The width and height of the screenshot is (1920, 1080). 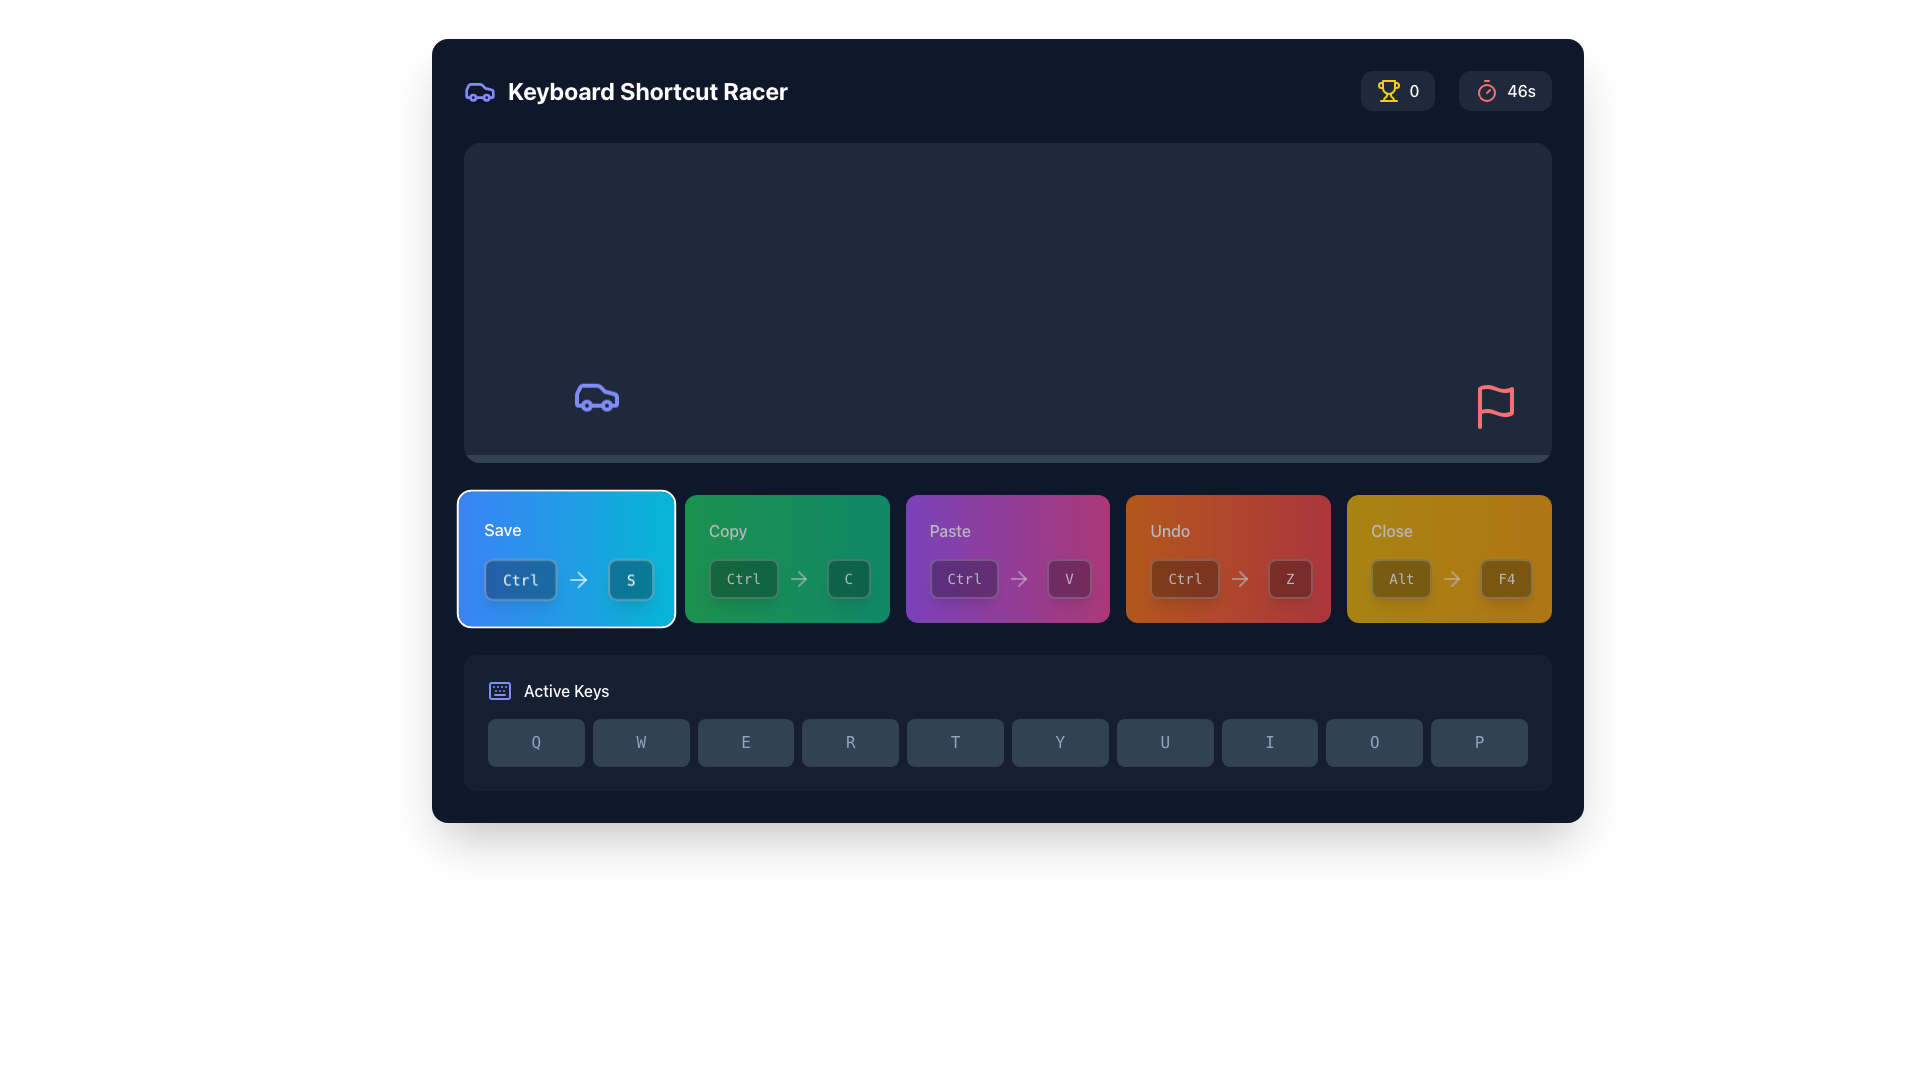 I want to click on the appearance of the icon representing the continuation or transition within the shortcut representation, located next to the text 'Ctrl' in the Undo control section of the keyboard shortcut display interface, so click(x=1239, y=578).